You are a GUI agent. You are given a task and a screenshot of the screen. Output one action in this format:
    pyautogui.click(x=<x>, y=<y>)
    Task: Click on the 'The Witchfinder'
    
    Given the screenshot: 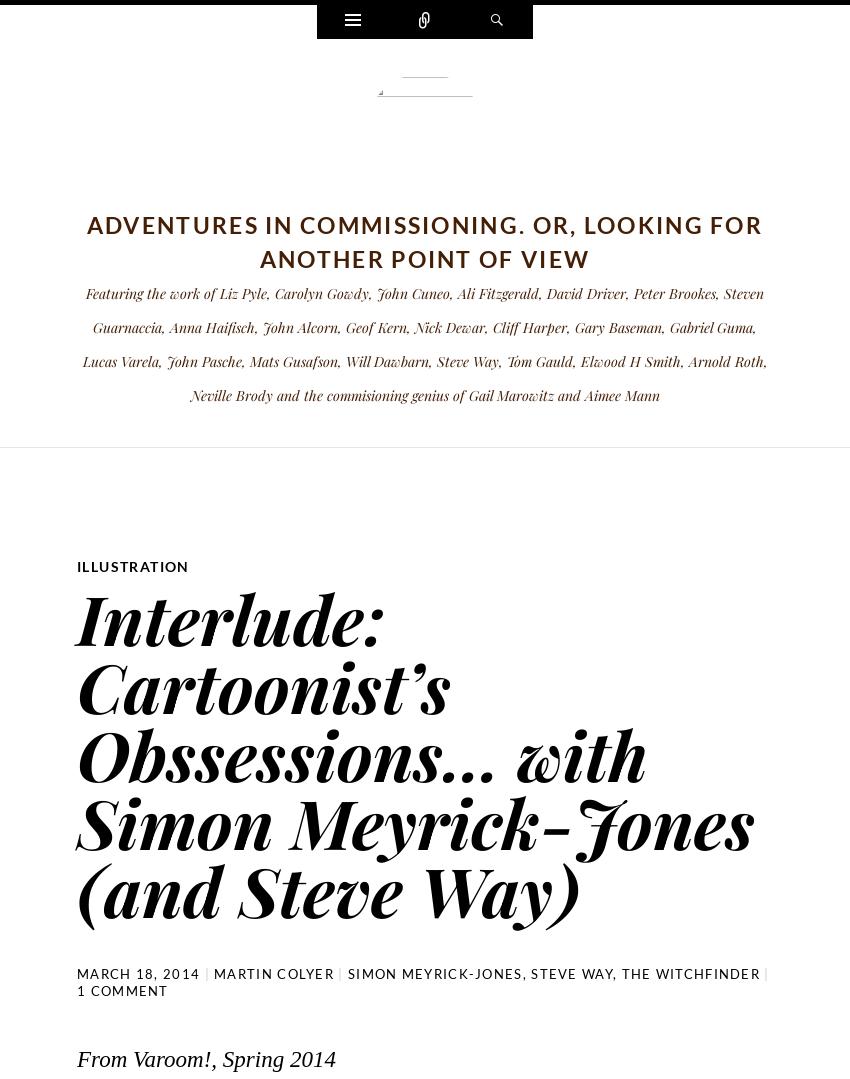 What is the action you would take?
    pyautogui.click(x=689, y=972)
    